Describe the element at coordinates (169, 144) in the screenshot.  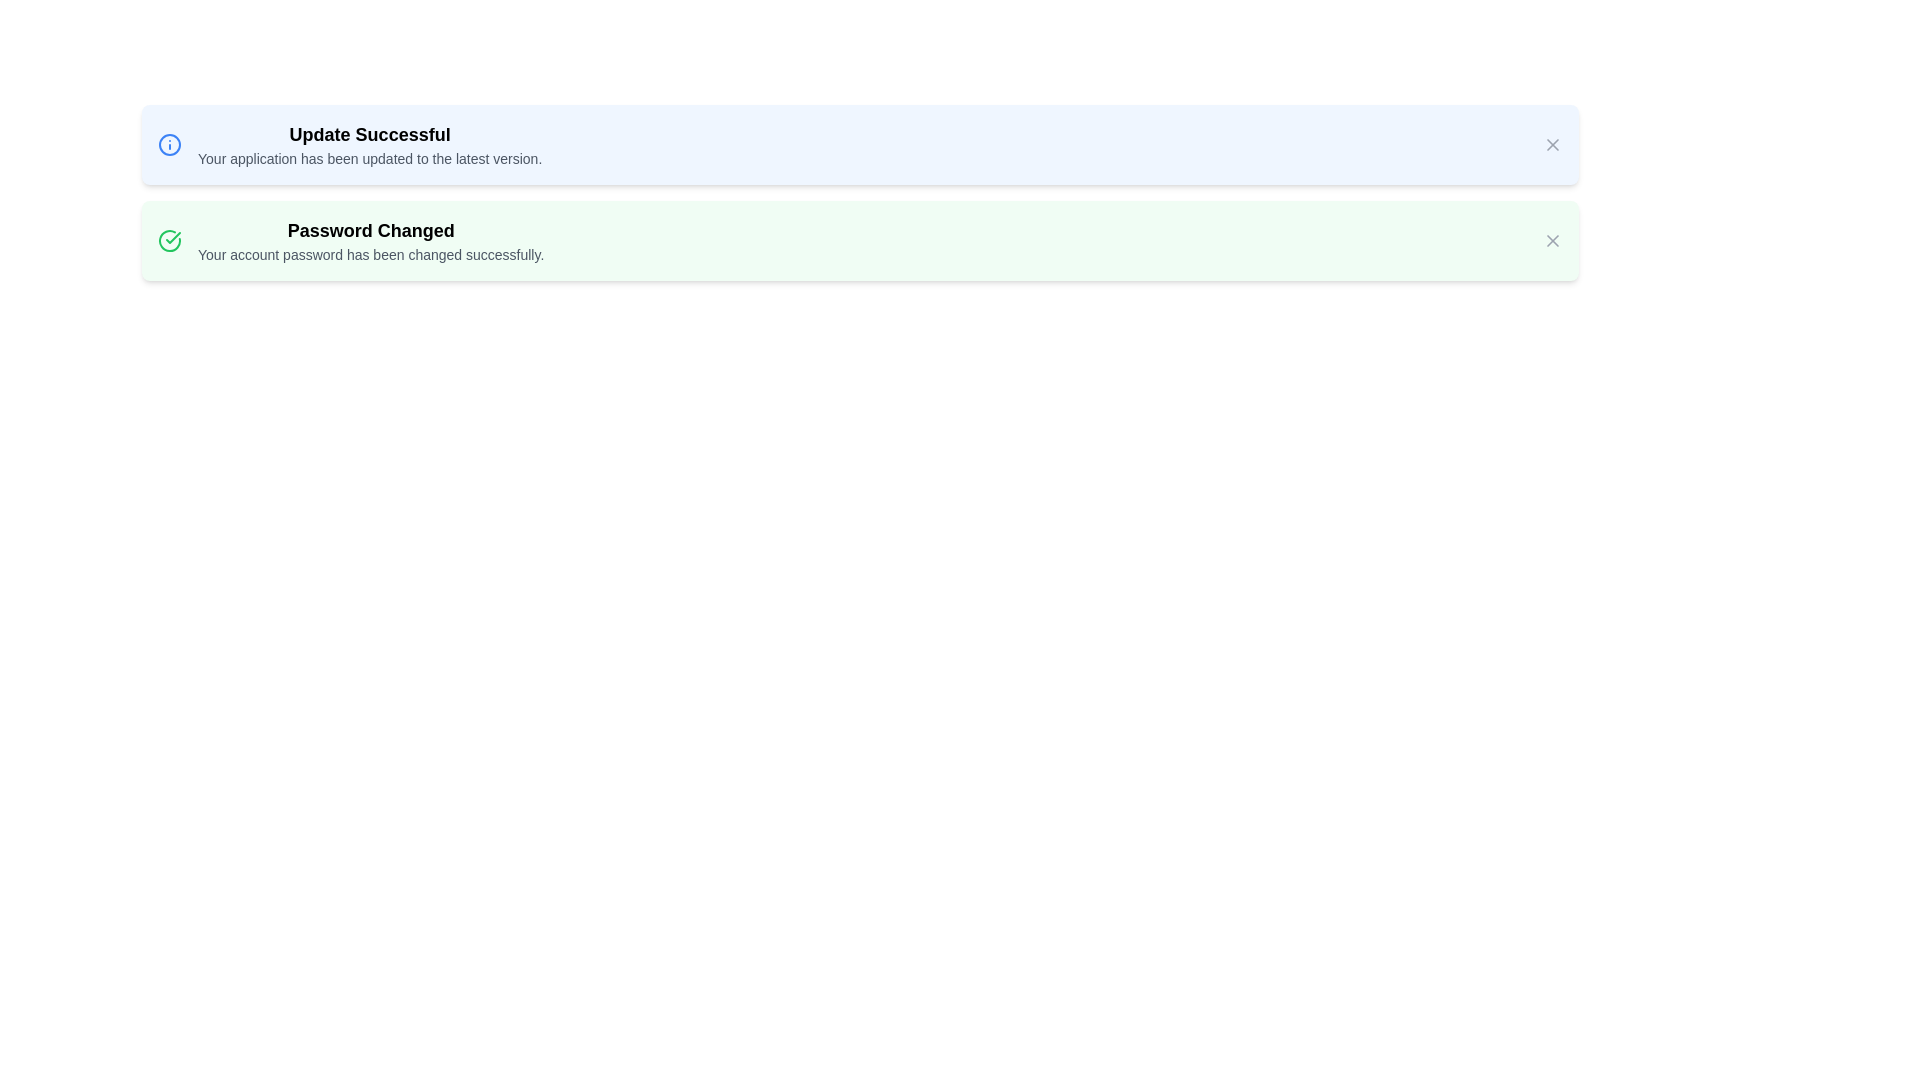
I see `the icon of the alert card` at that location.